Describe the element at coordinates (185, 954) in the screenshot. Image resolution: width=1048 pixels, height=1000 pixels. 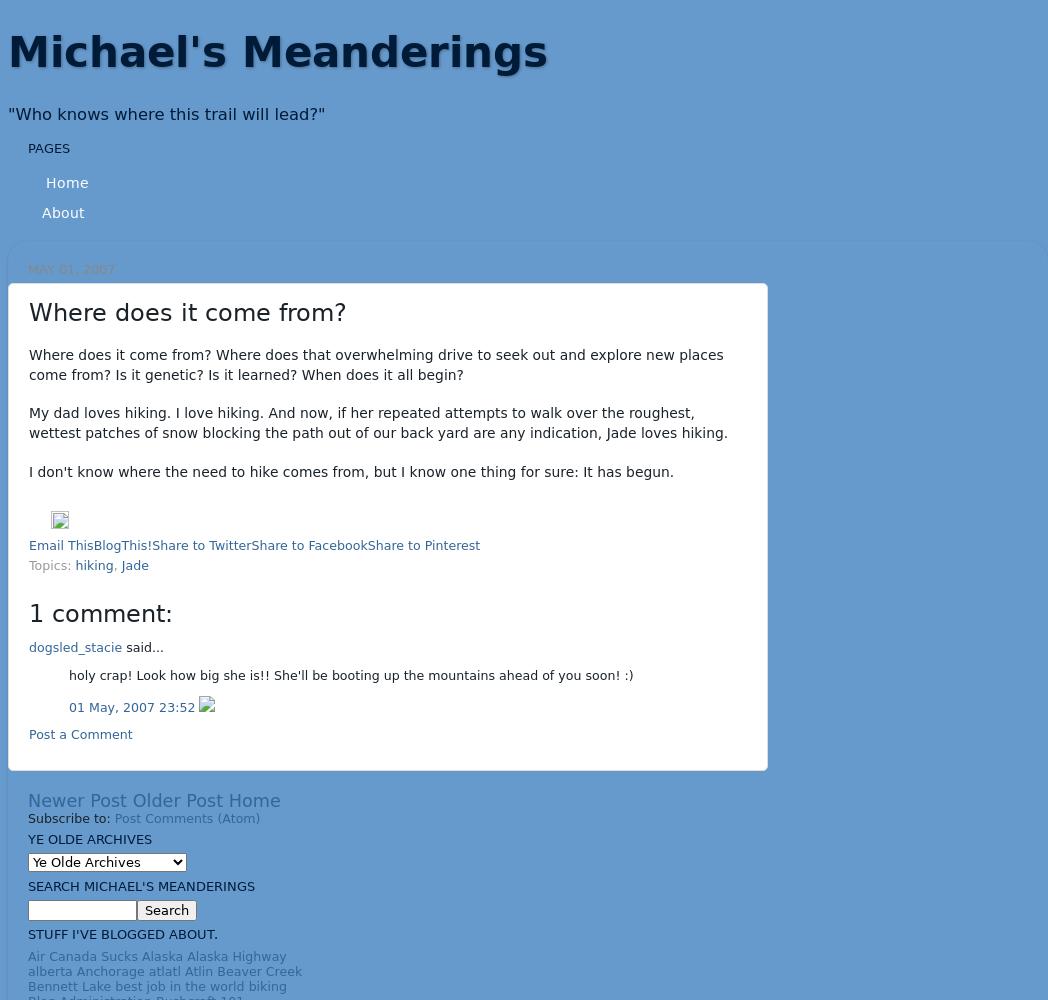
I see `'Alaska Highway'` at that location.